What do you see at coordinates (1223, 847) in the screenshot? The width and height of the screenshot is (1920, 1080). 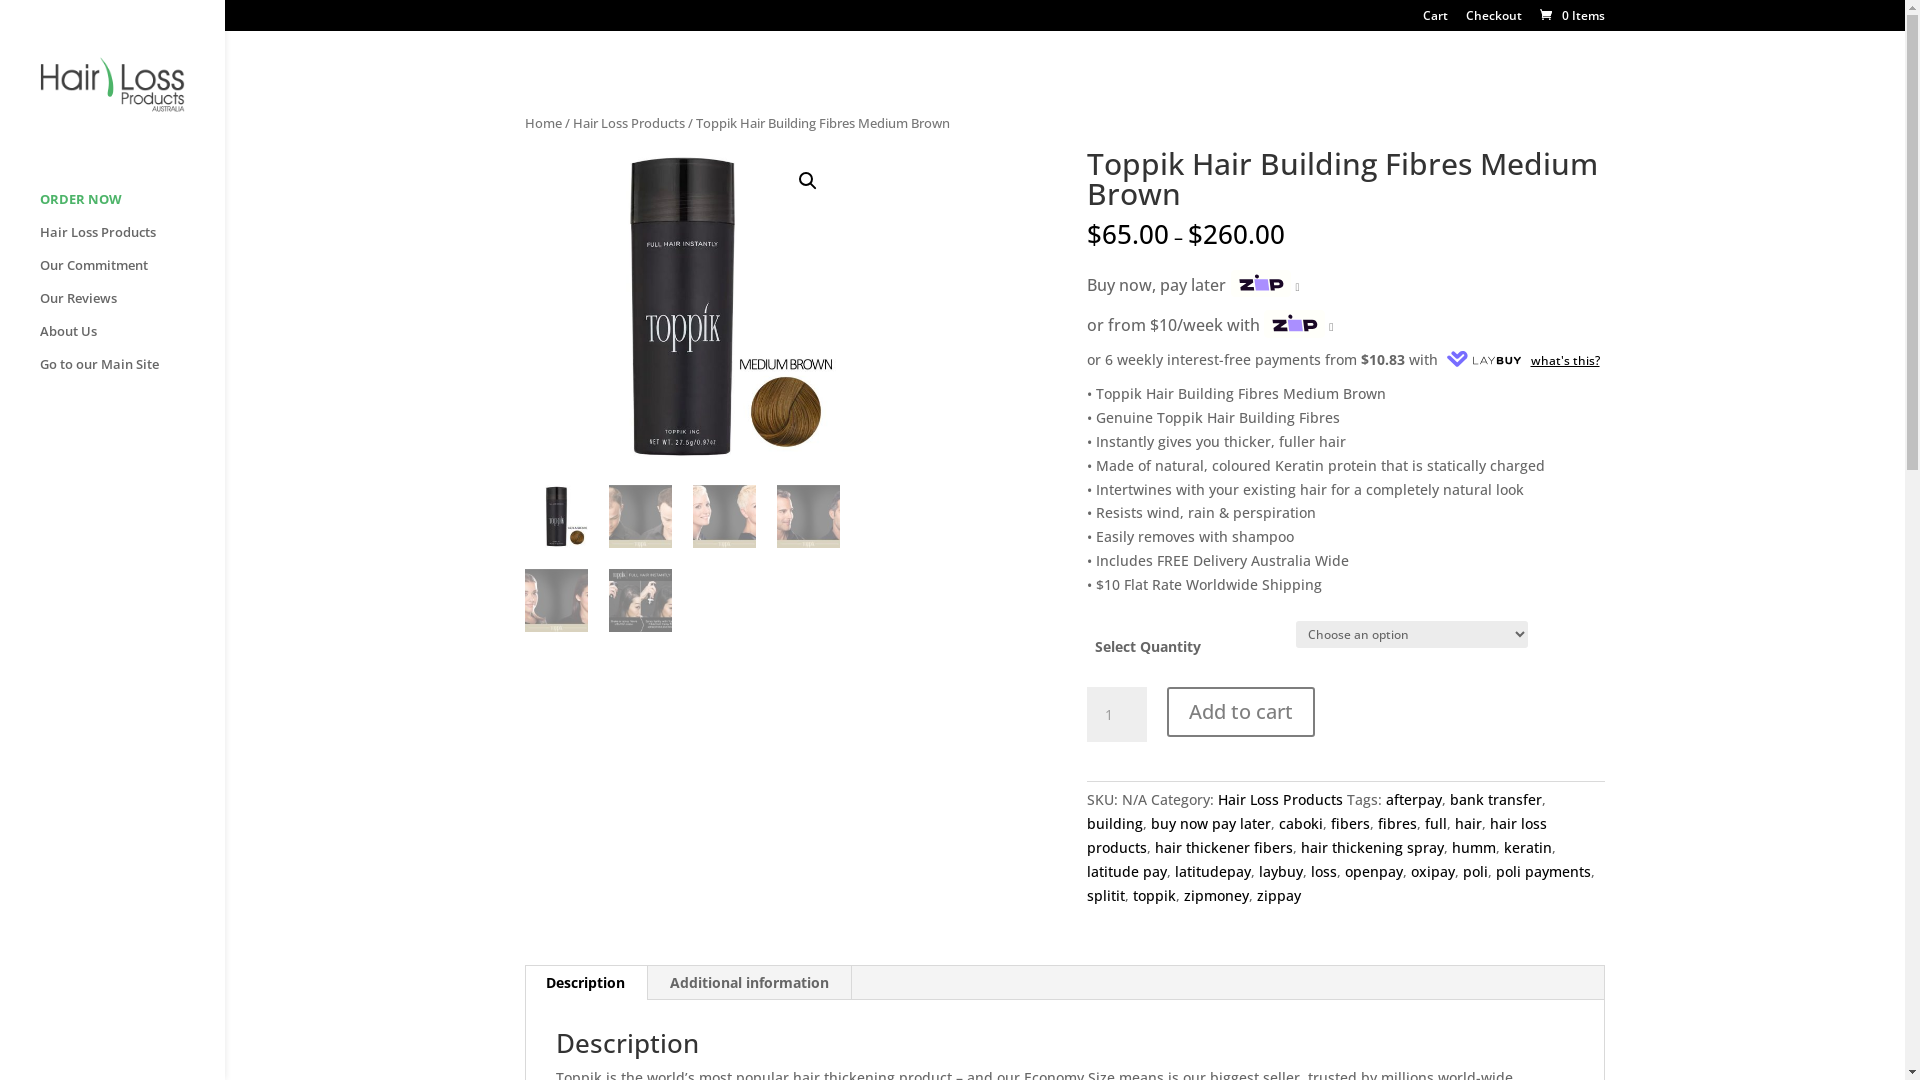 I see `'hair thickener fibers'` at bounding box center [1223, 847].